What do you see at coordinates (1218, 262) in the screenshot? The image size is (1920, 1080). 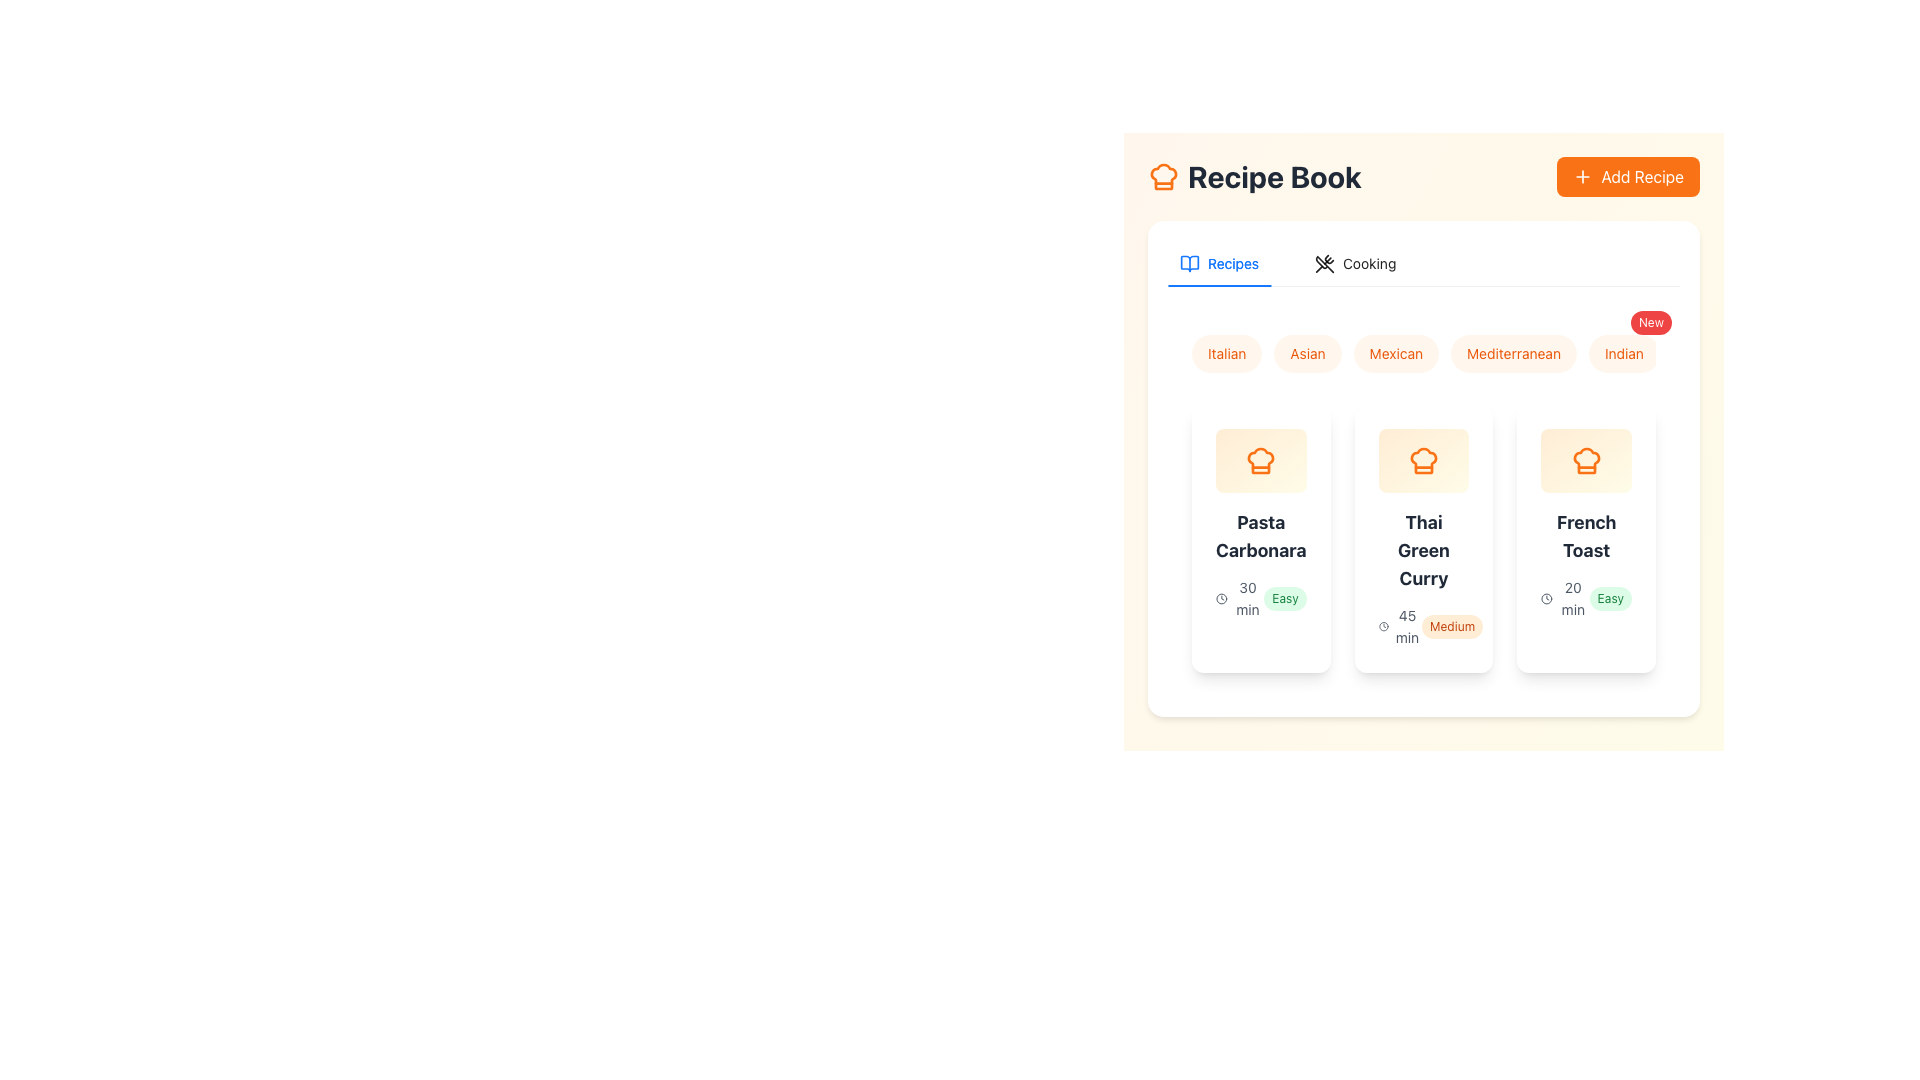 I see `the active 'Recipes' tab which is the first tab in the tab bar, depicted with a blue open book icon and bold blue text` at bounding box center [1218, 262].